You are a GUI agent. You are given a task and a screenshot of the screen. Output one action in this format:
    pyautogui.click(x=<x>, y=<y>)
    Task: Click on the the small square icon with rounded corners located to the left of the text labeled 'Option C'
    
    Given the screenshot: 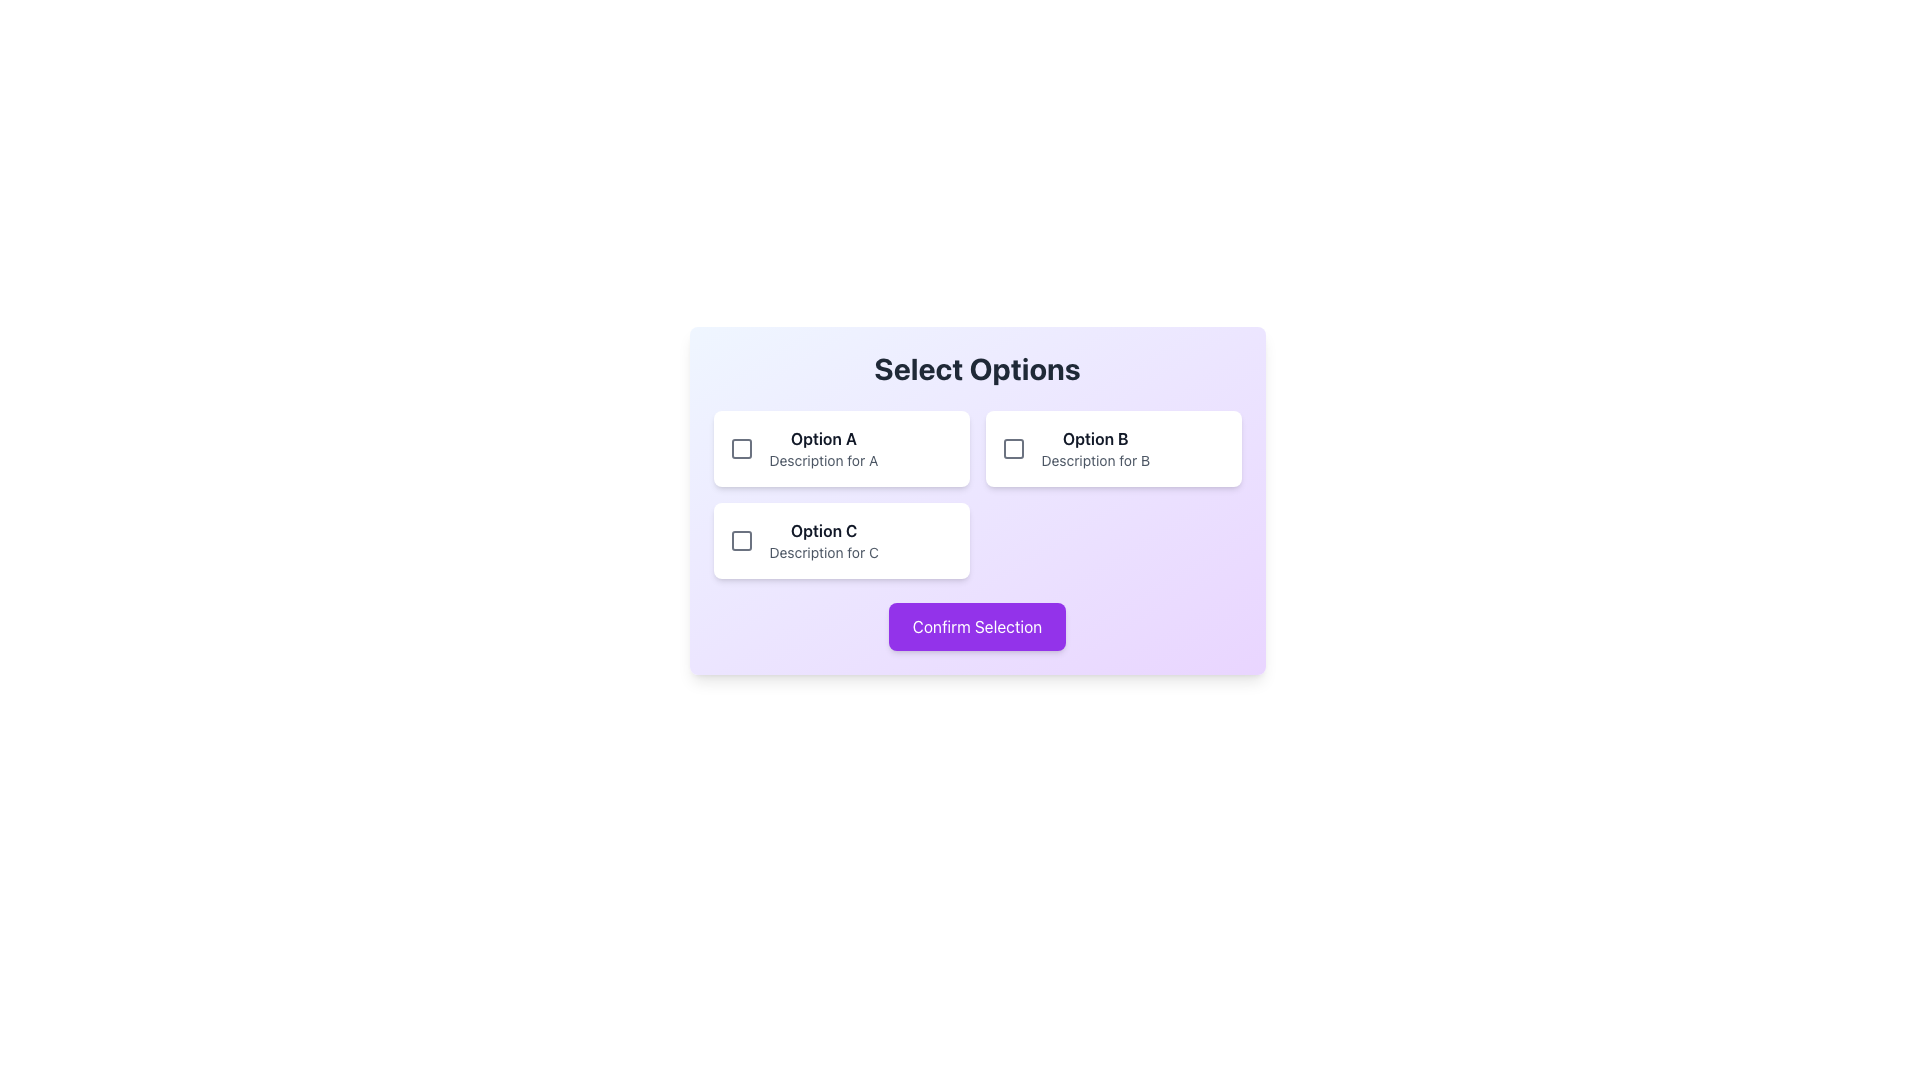 What is the action you would take?
    pyautogui.click(x=740, y=540)
    